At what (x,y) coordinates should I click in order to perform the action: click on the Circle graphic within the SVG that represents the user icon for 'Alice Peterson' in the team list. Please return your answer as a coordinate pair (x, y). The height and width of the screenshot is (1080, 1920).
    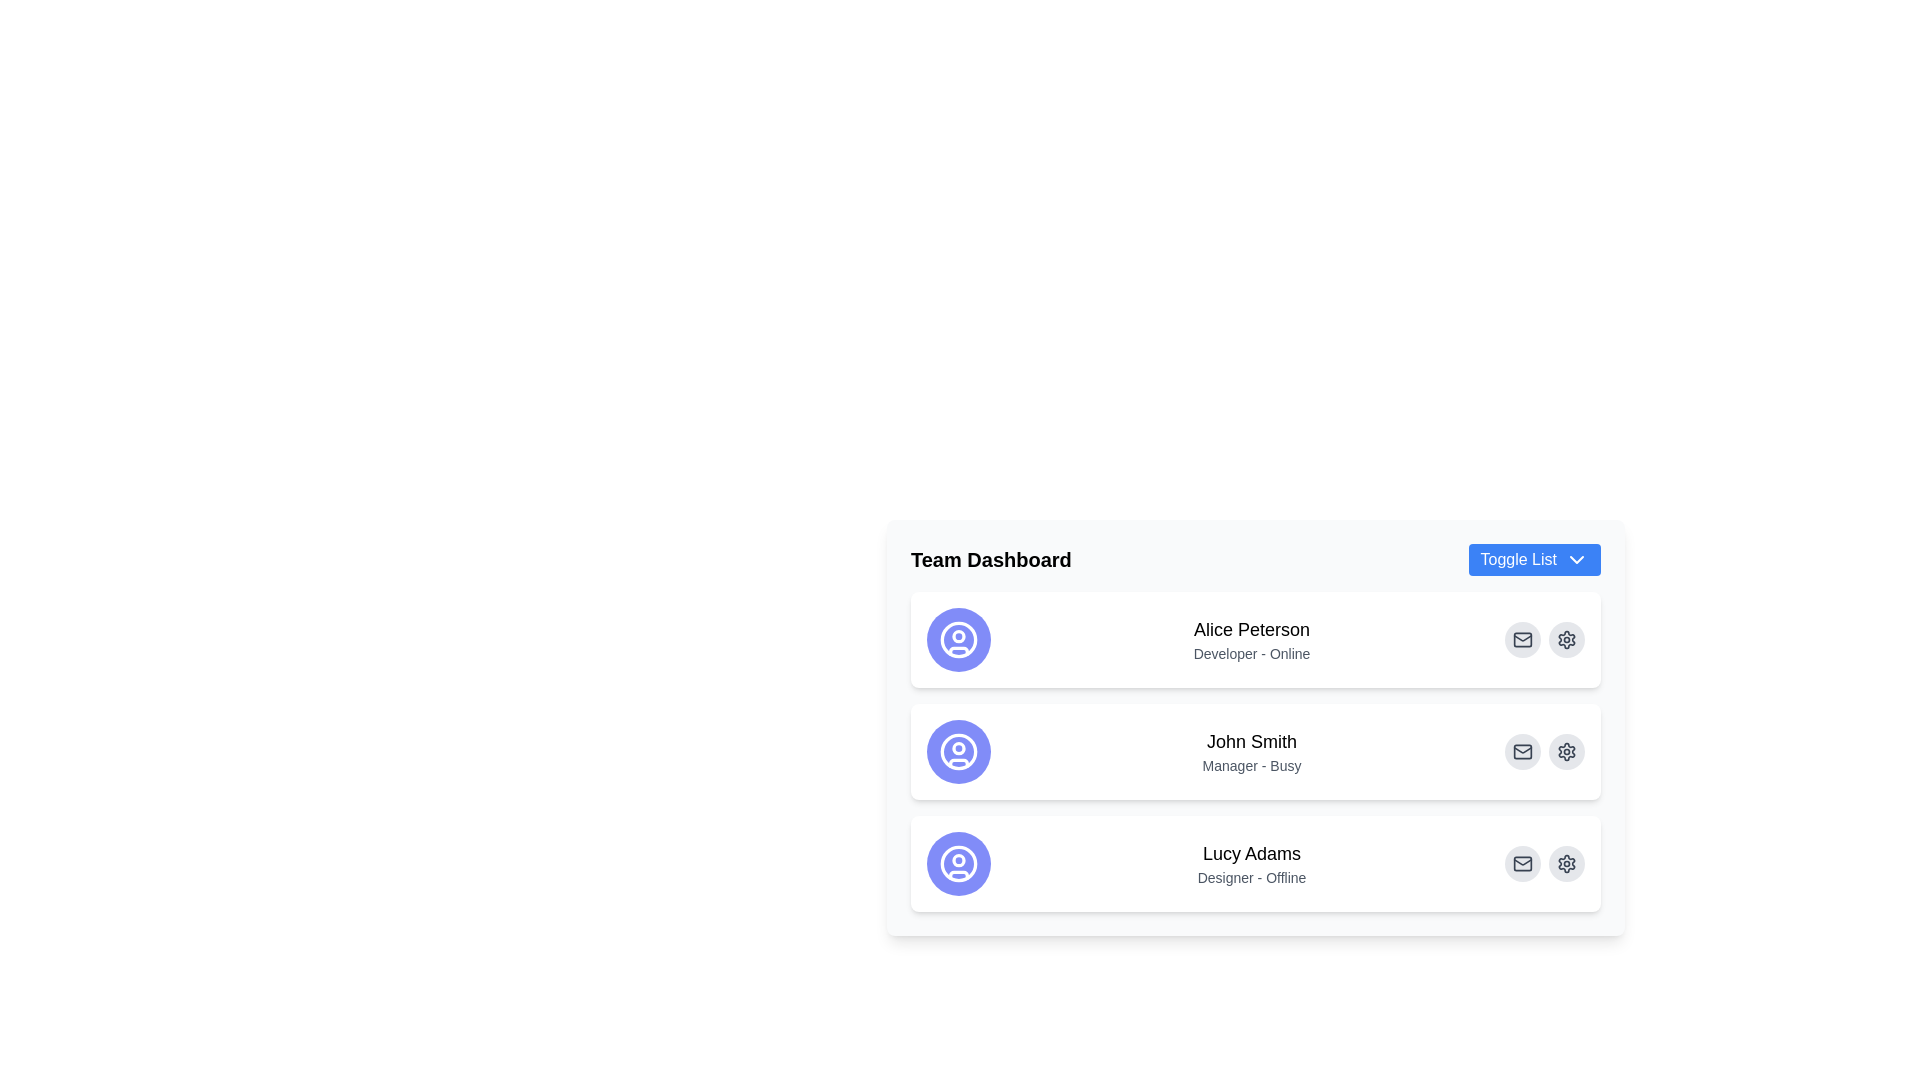
    Looking at the image, I should click on (958, 640).